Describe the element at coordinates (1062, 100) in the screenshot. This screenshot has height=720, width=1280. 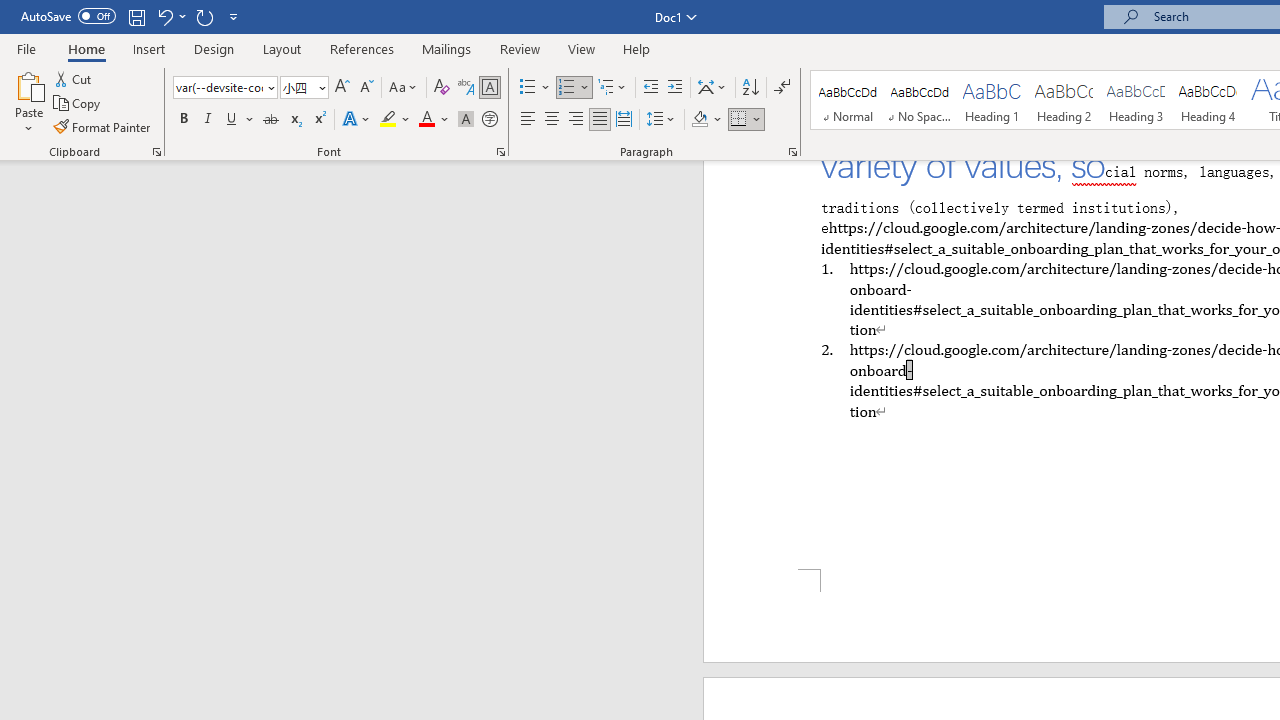
I see `'Heading 2'` at that location.